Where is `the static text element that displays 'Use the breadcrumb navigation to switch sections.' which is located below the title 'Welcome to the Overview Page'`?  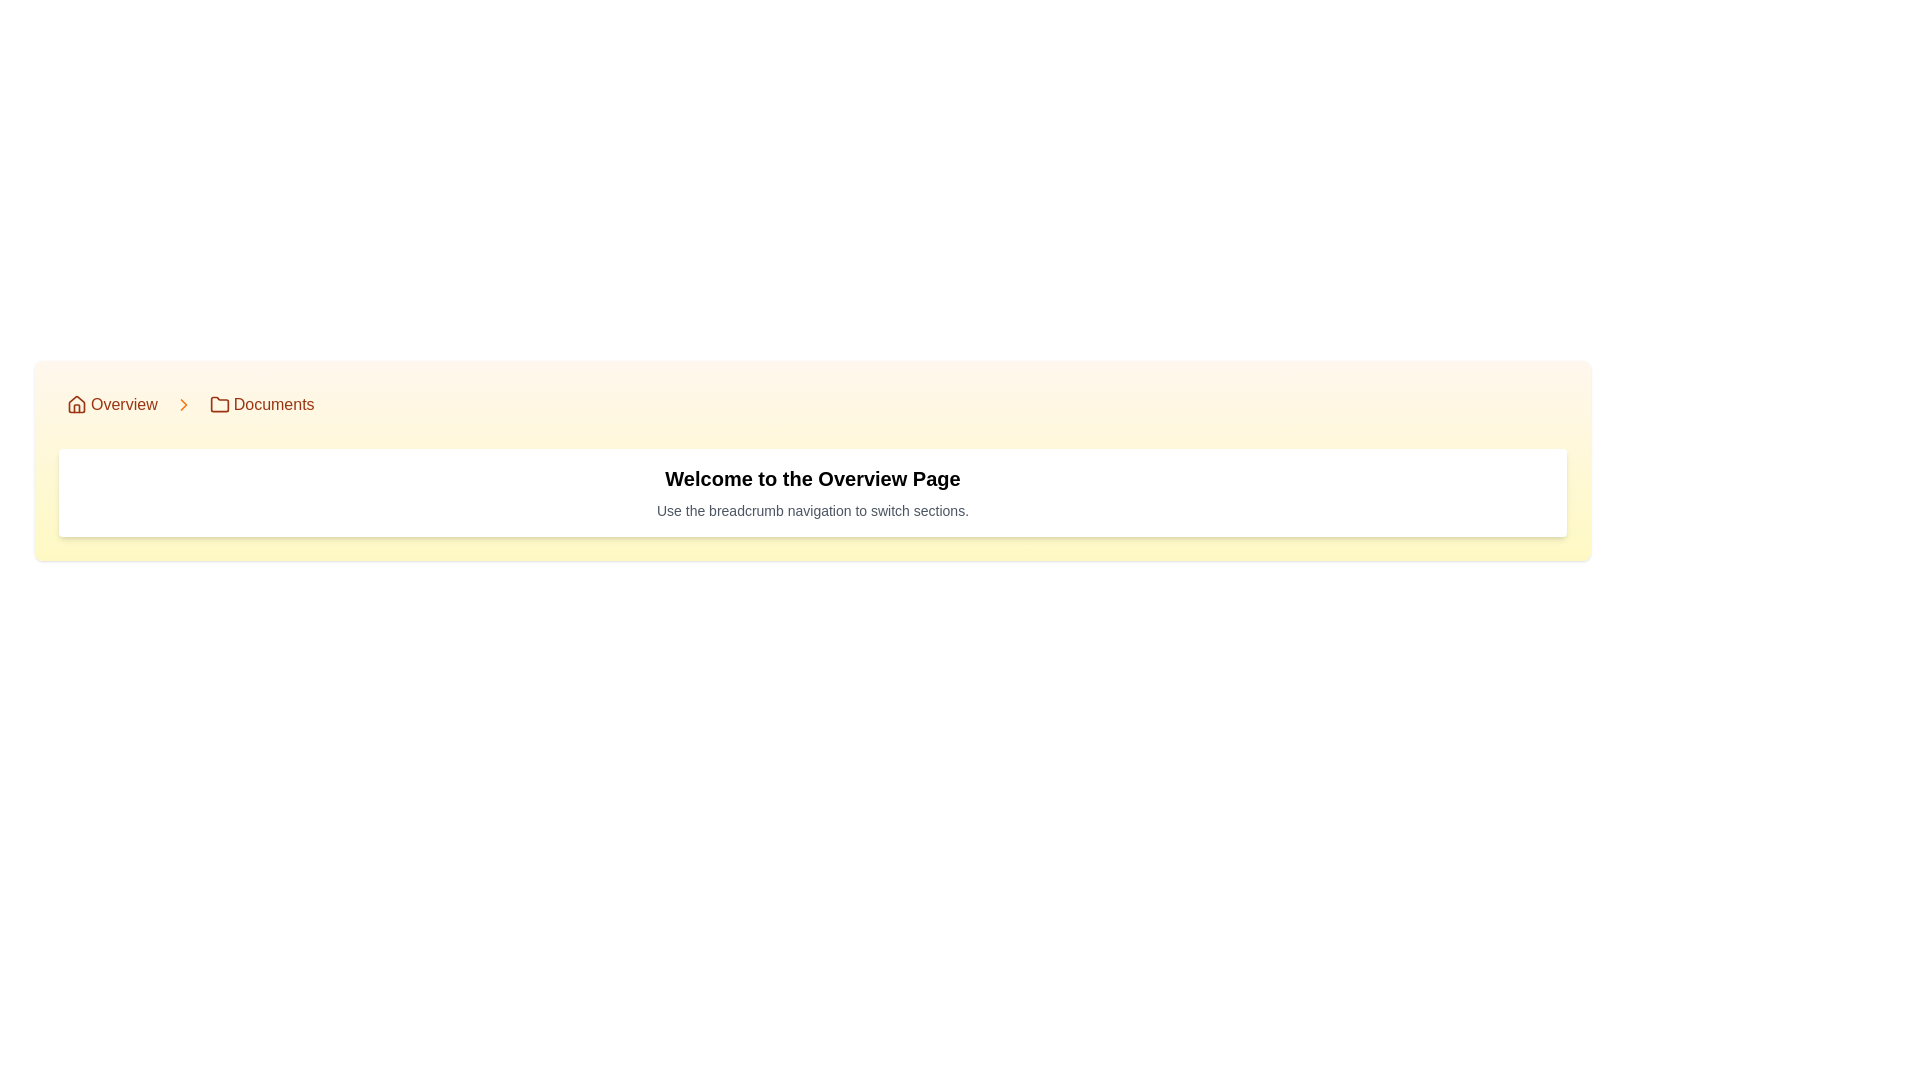 the static text element that displays 'Use the breadcrumb navigation to switch sections.' which is located below the title 'Welcome to the Overview Page' is located at coordinates (812, 509).